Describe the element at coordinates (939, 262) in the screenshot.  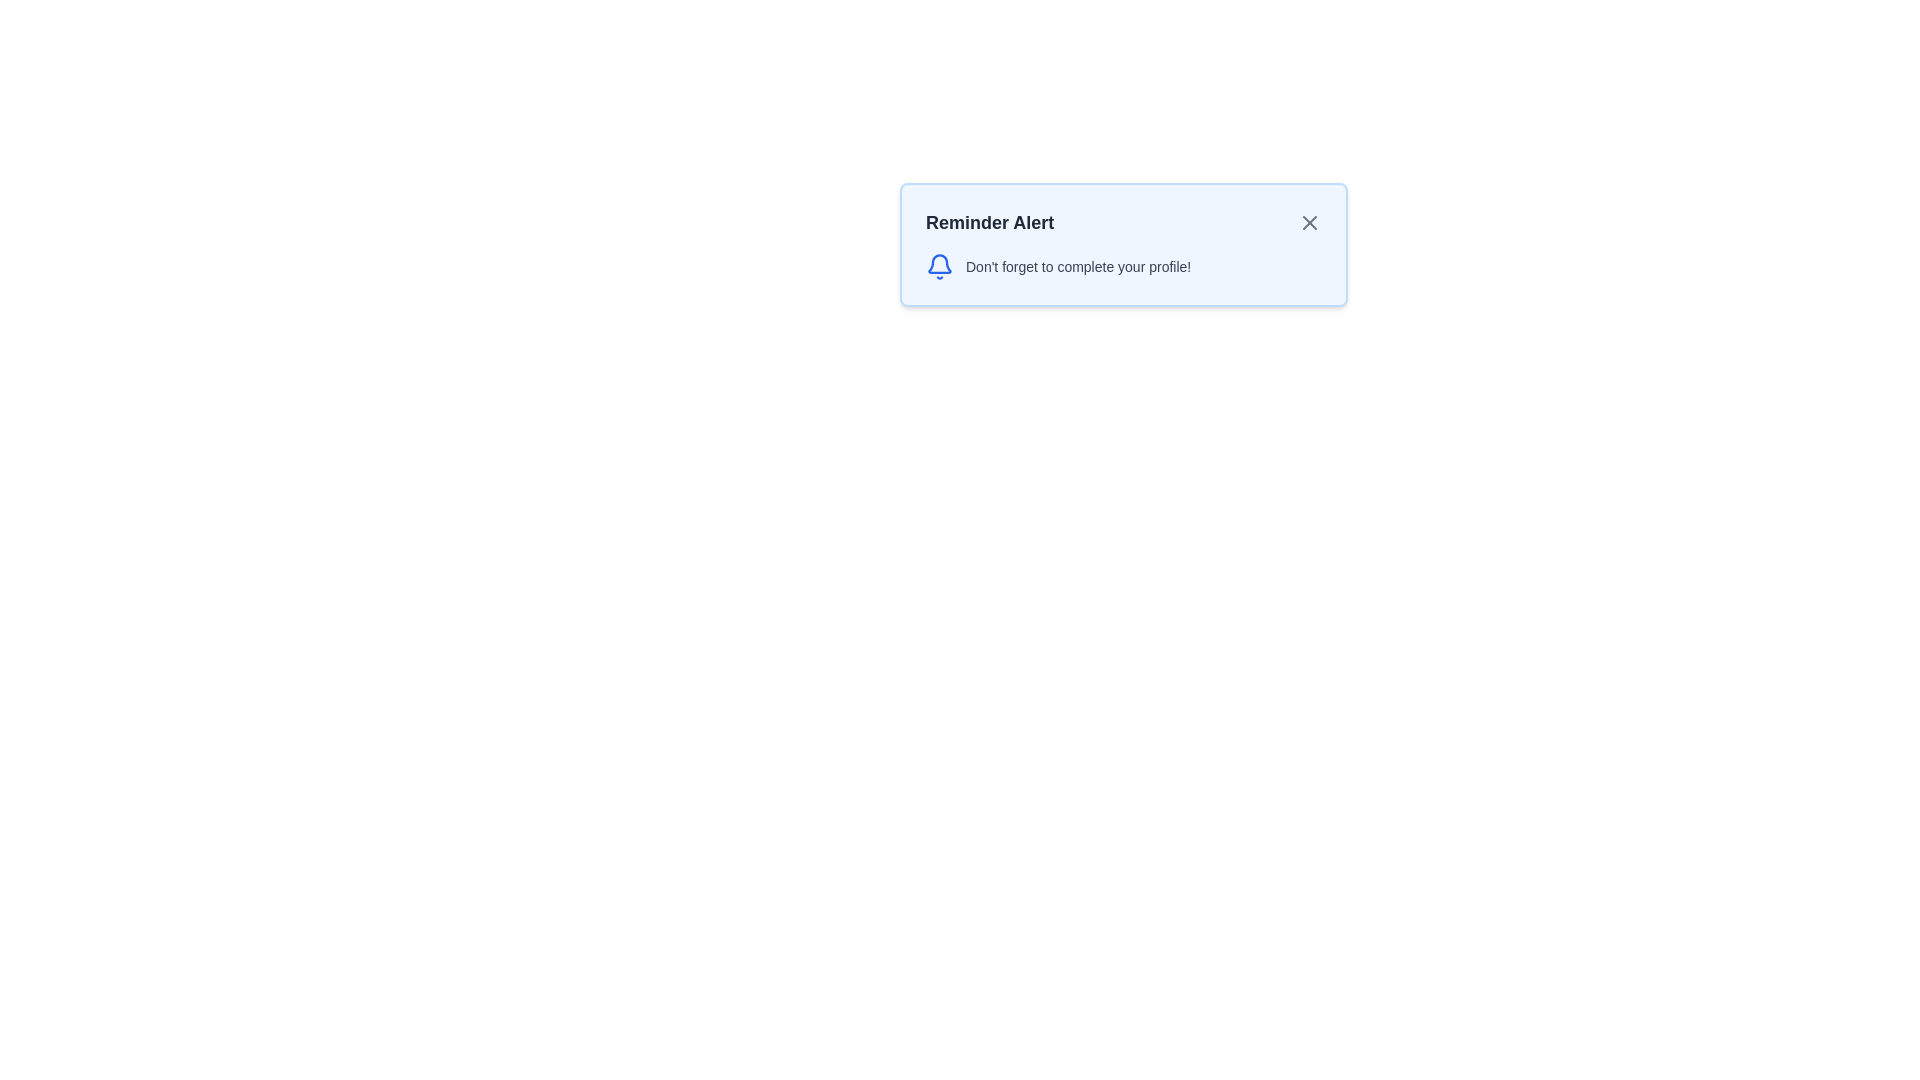
I see `bell notification icon element, which is a blue outlined SVG icon located in the upper-left corner of the alert popup, for its properties and styles` at that location.